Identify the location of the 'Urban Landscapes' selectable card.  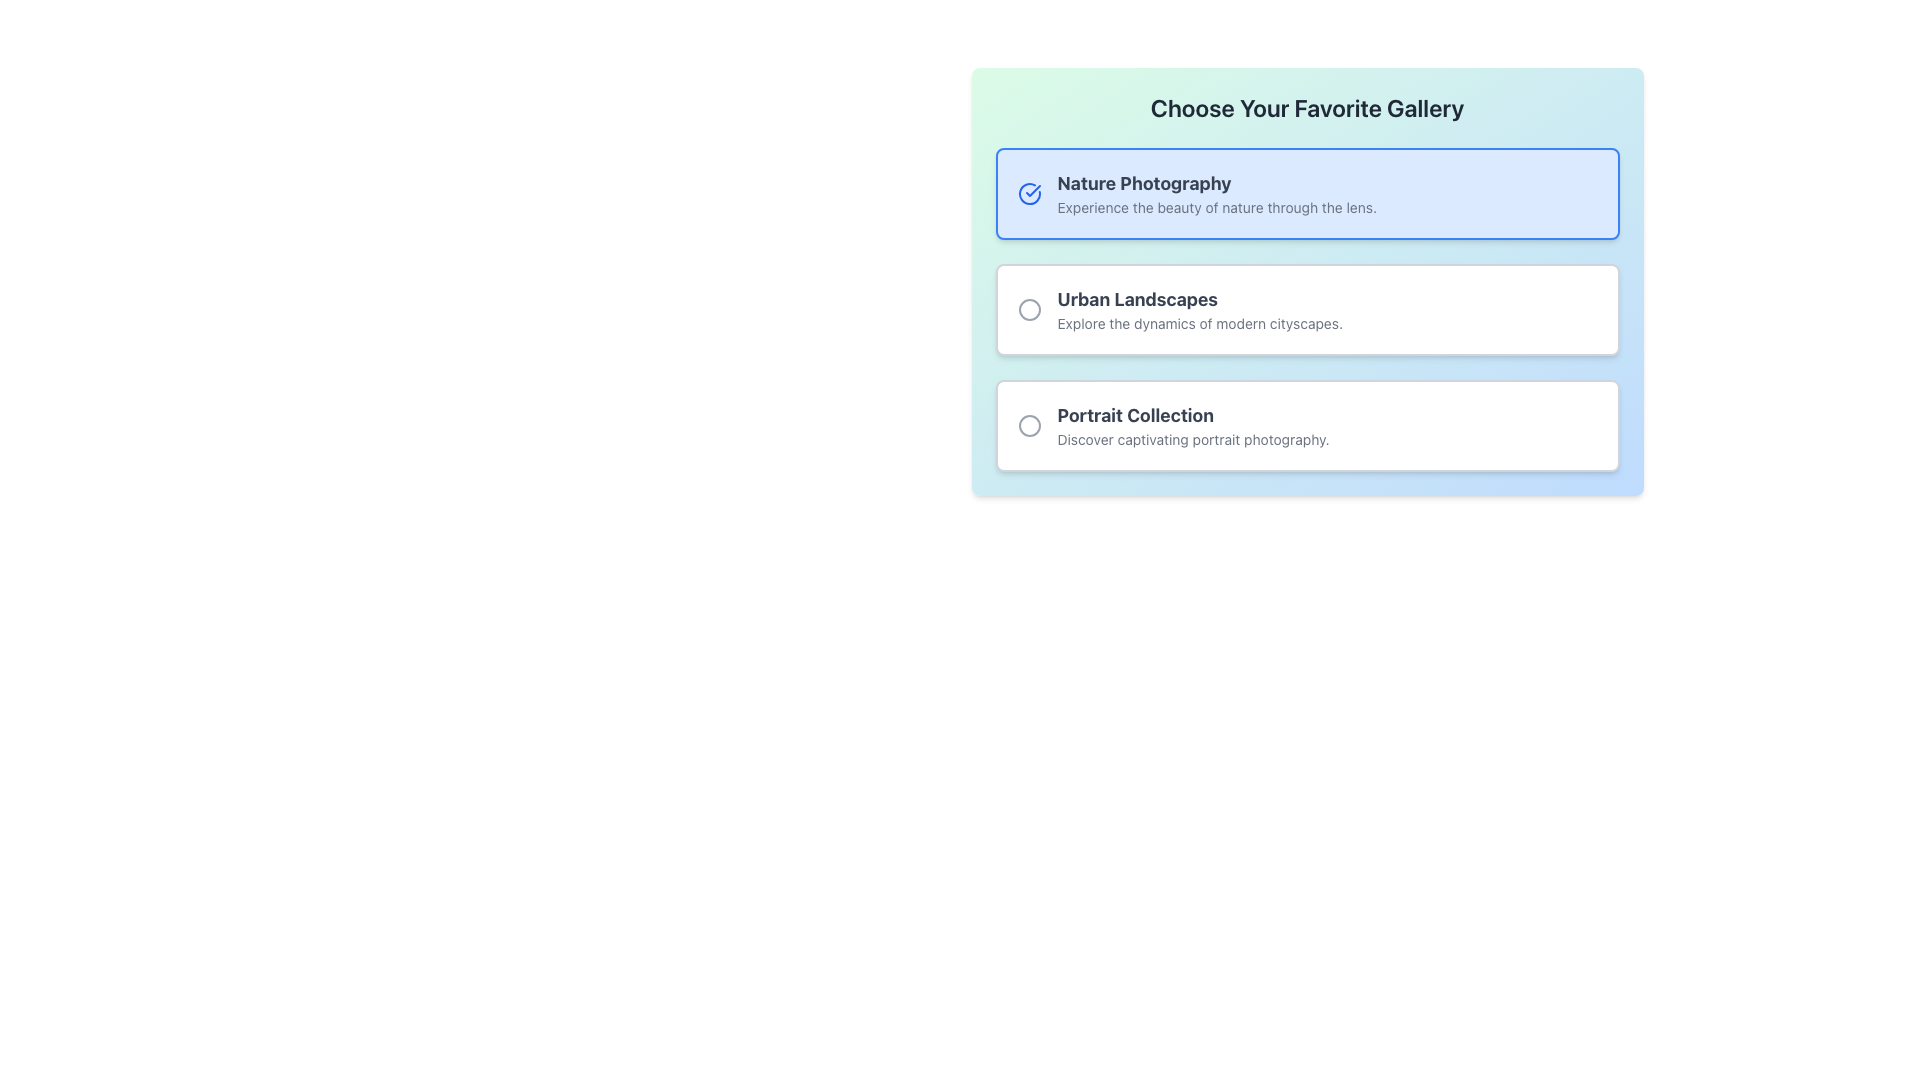
(1307, 309).